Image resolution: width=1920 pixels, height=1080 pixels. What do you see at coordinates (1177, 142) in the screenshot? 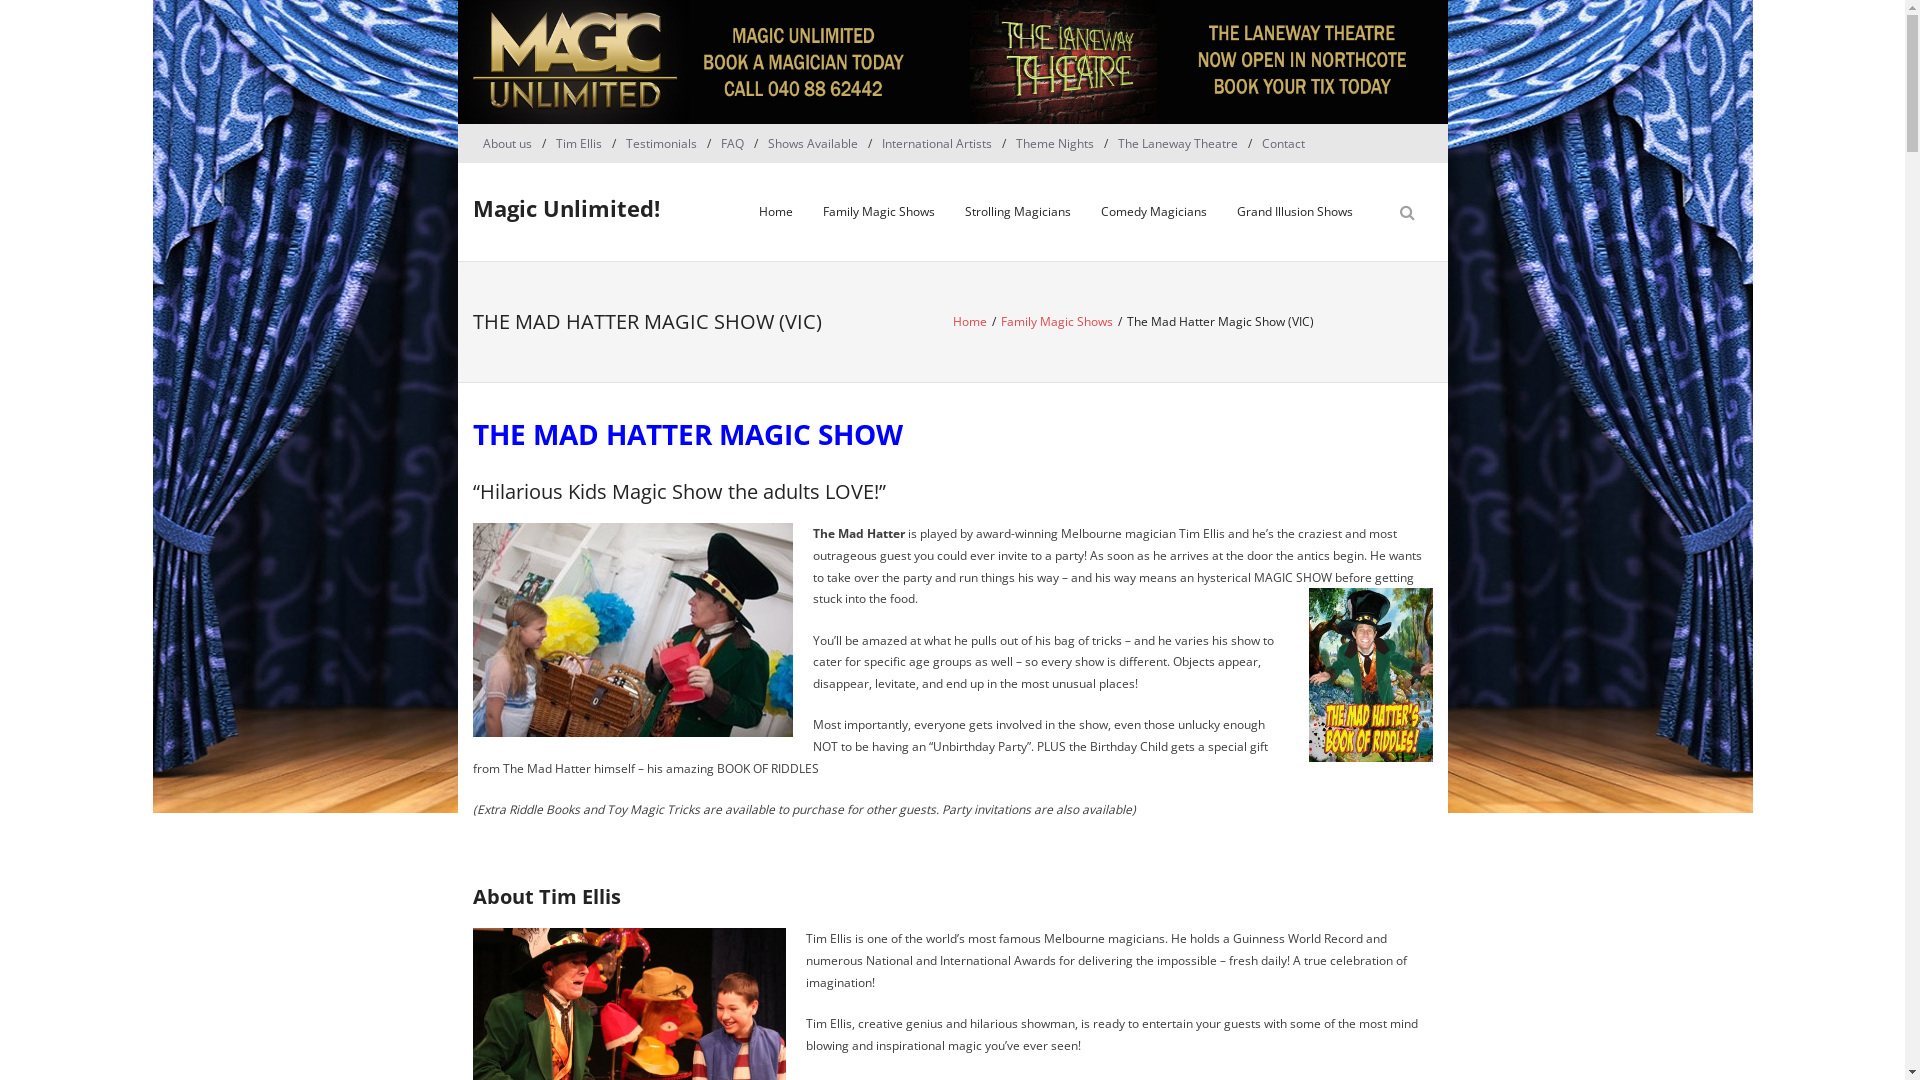
I see `'The Laneway Theatre'` at bounding box center [1177, 142].